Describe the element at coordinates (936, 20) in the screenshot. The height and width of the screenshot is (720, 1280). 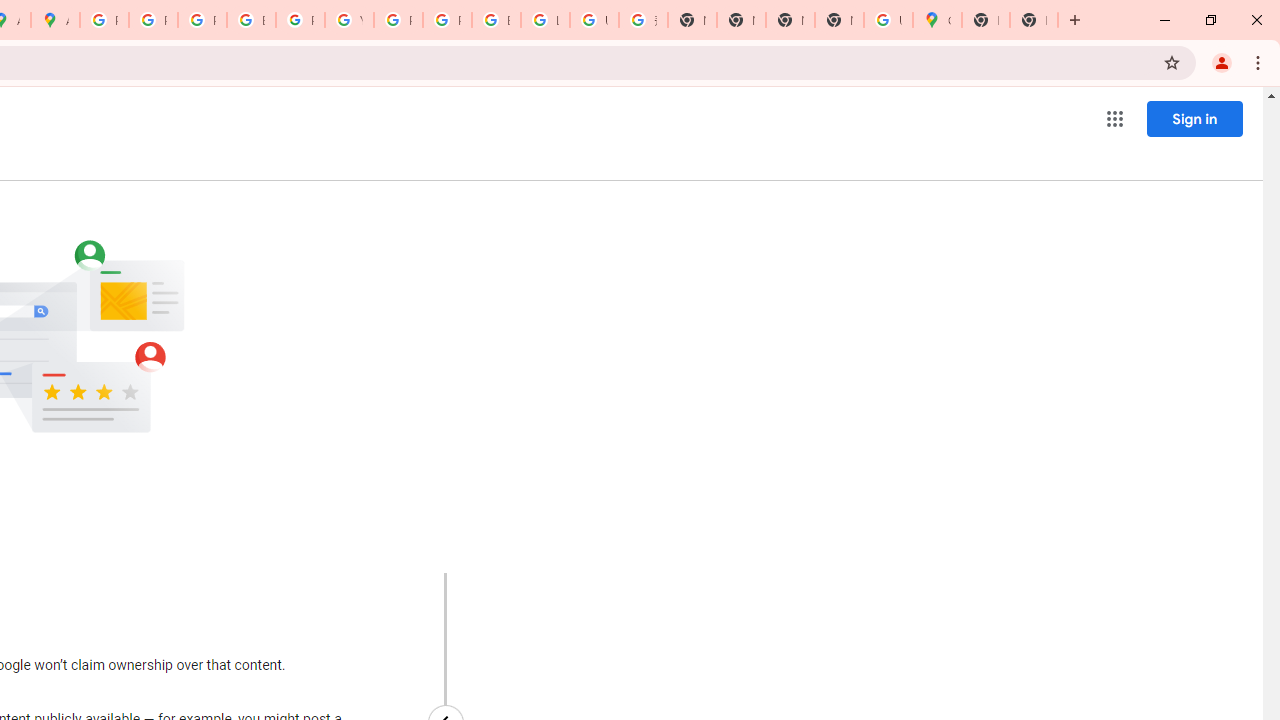
I see `'Google Maps'` at that location.